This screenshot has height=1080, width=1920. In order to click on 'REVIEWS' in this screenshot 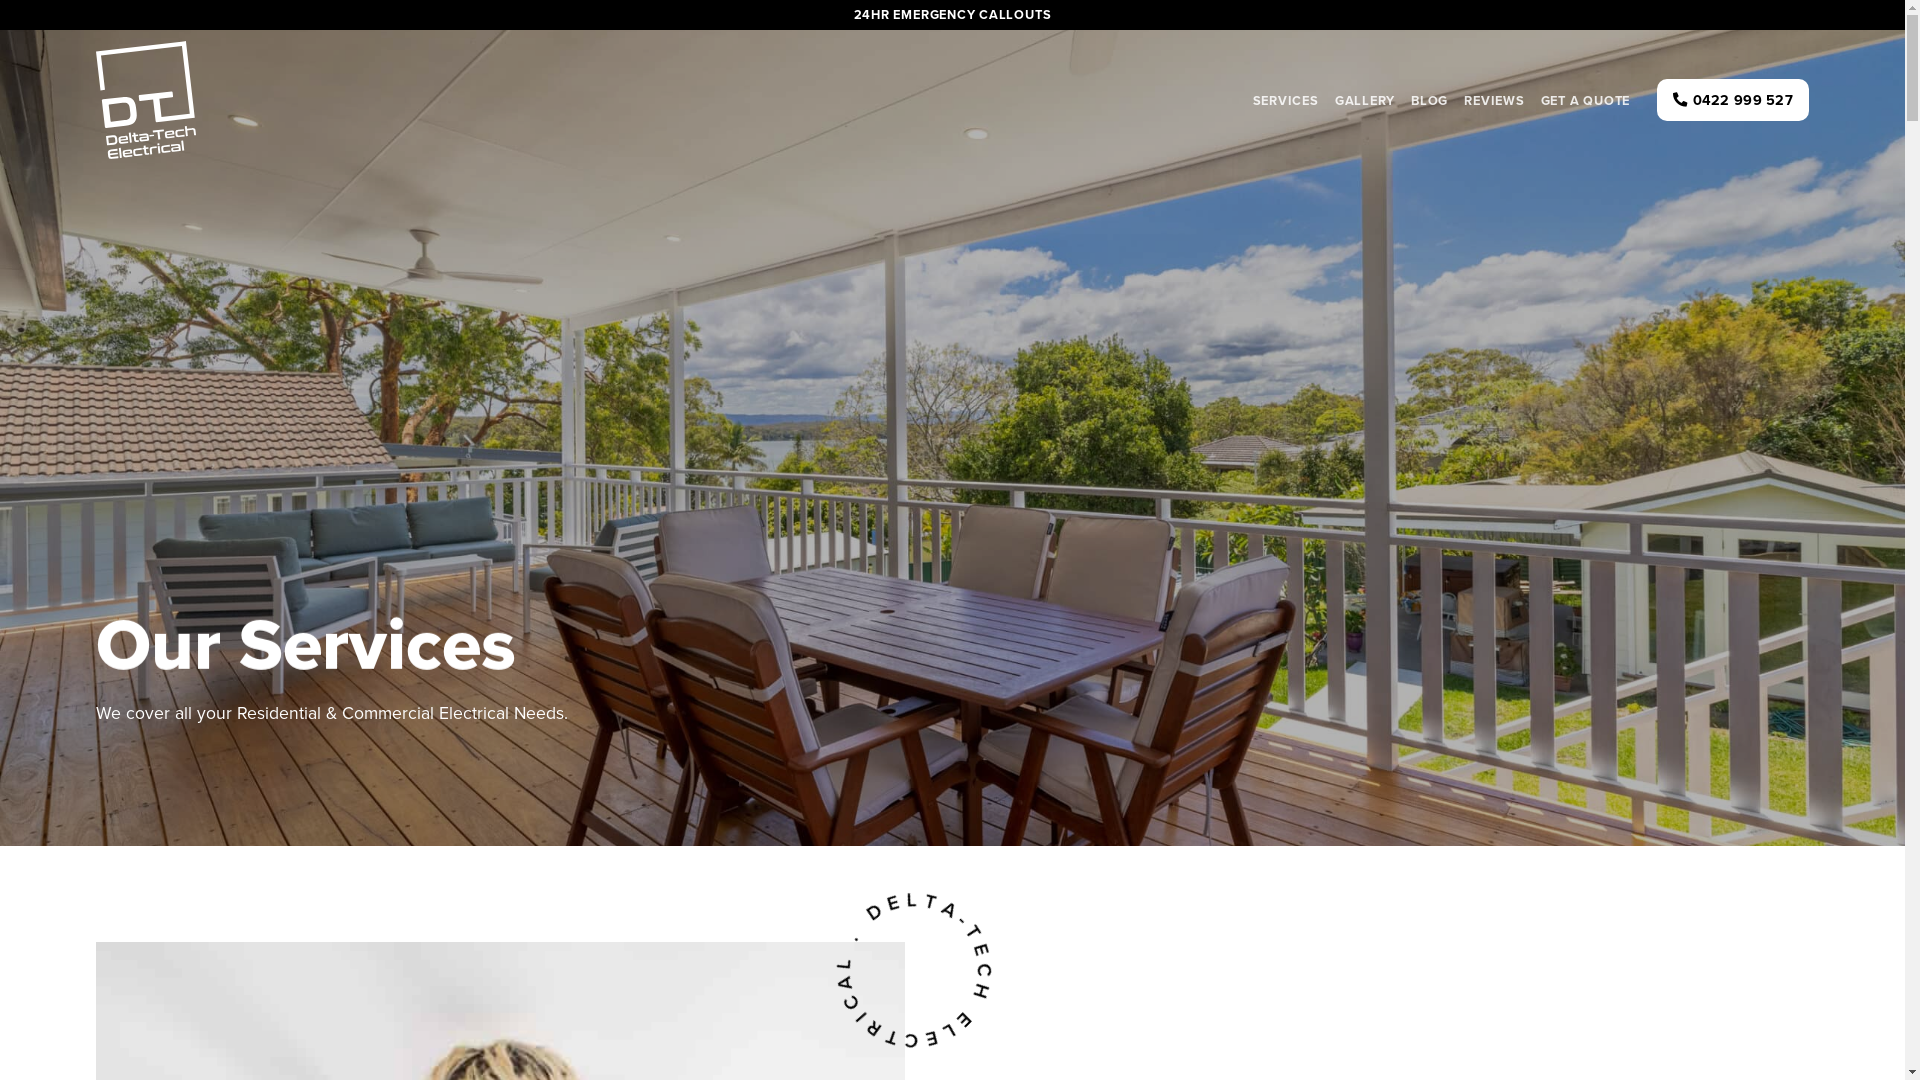, I will do `click(1493, 99)`.